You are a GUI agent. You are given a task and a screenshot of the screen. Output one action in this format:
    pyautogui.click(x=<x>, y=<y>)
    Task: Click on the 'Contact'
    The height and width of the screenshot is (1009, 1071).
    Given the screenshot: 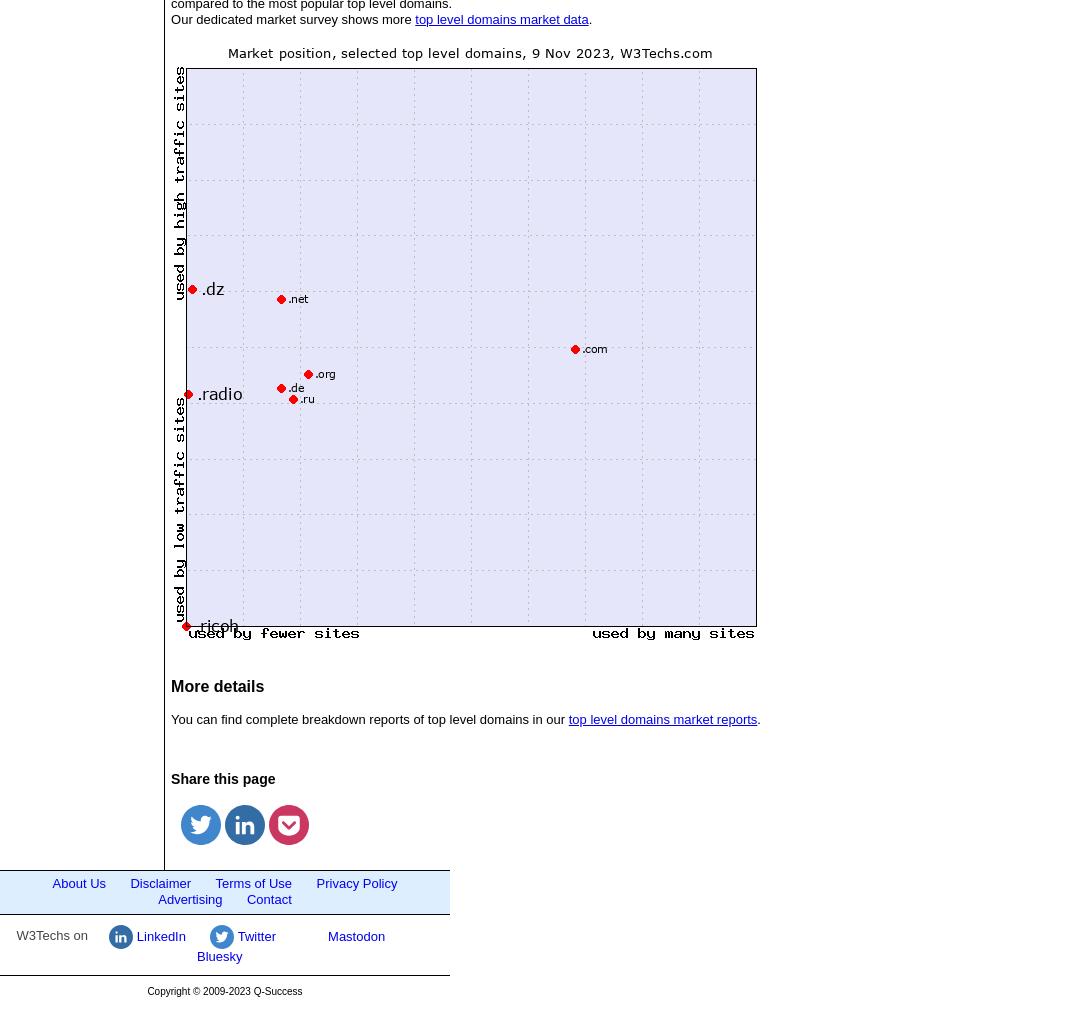 What is the action you would take?
    pyautogui.click(x=268, y=899)
    